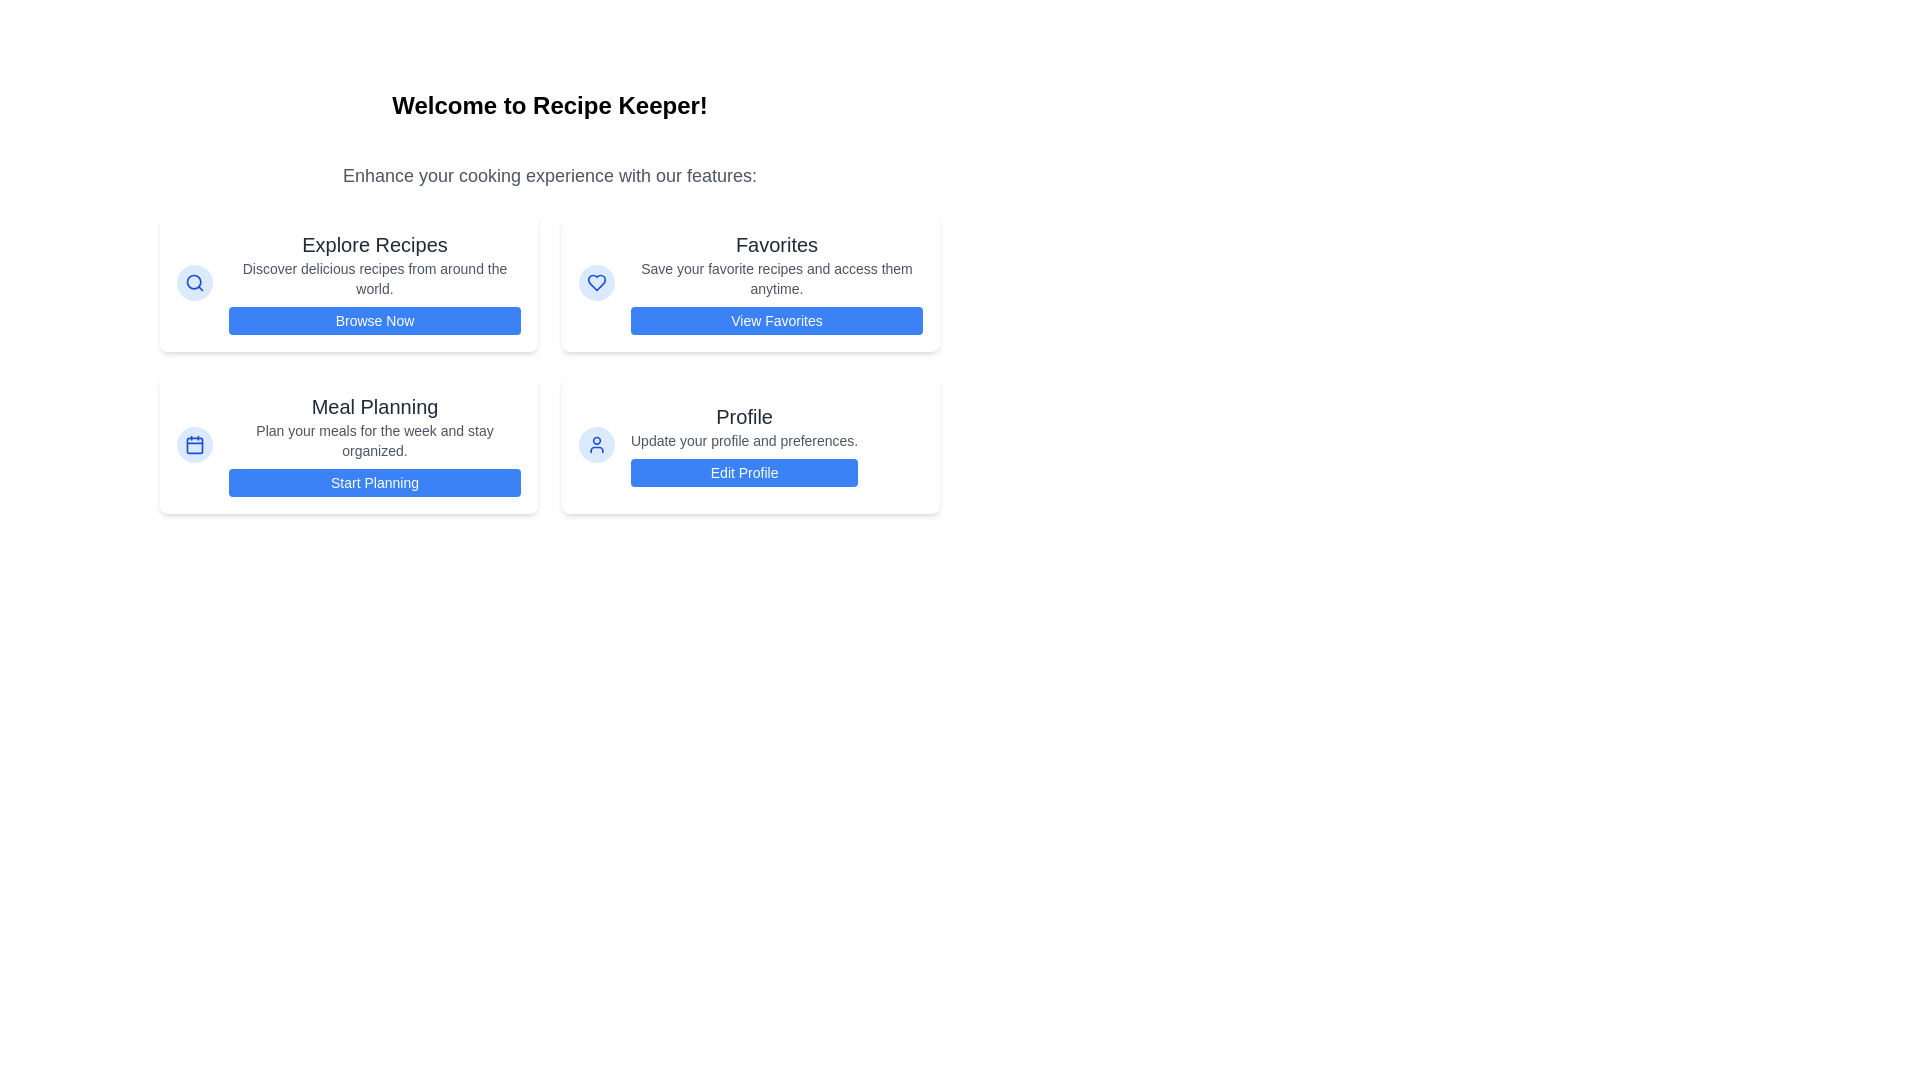 The height and width of the screenshot is (1080, 1920). Describe the element at coordinates (749, 443) in the screenshot. I see `the fourth card in the grid layout, which contains the title 'Profile' and the button labeled 'Edit Profile'` at that location.